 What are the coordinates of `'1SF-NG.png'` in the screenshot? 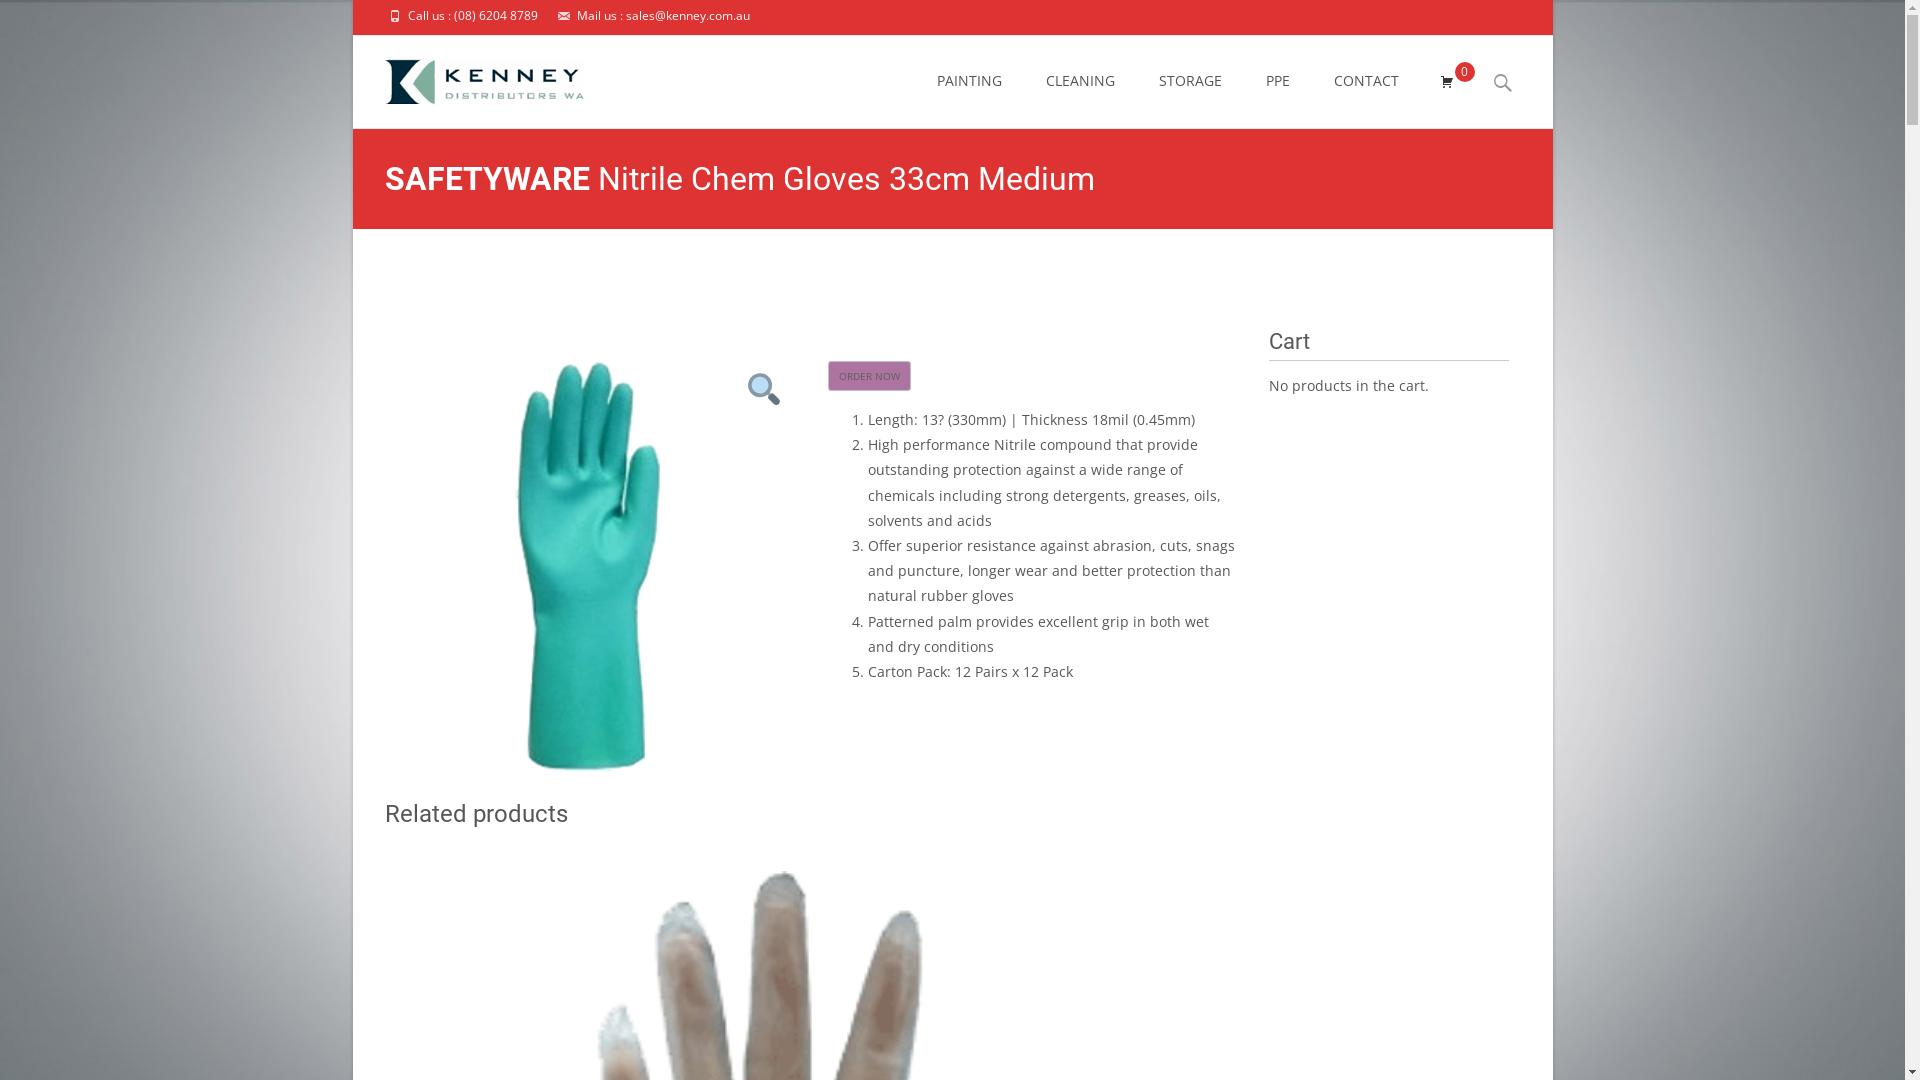 It's located at (587, 566).